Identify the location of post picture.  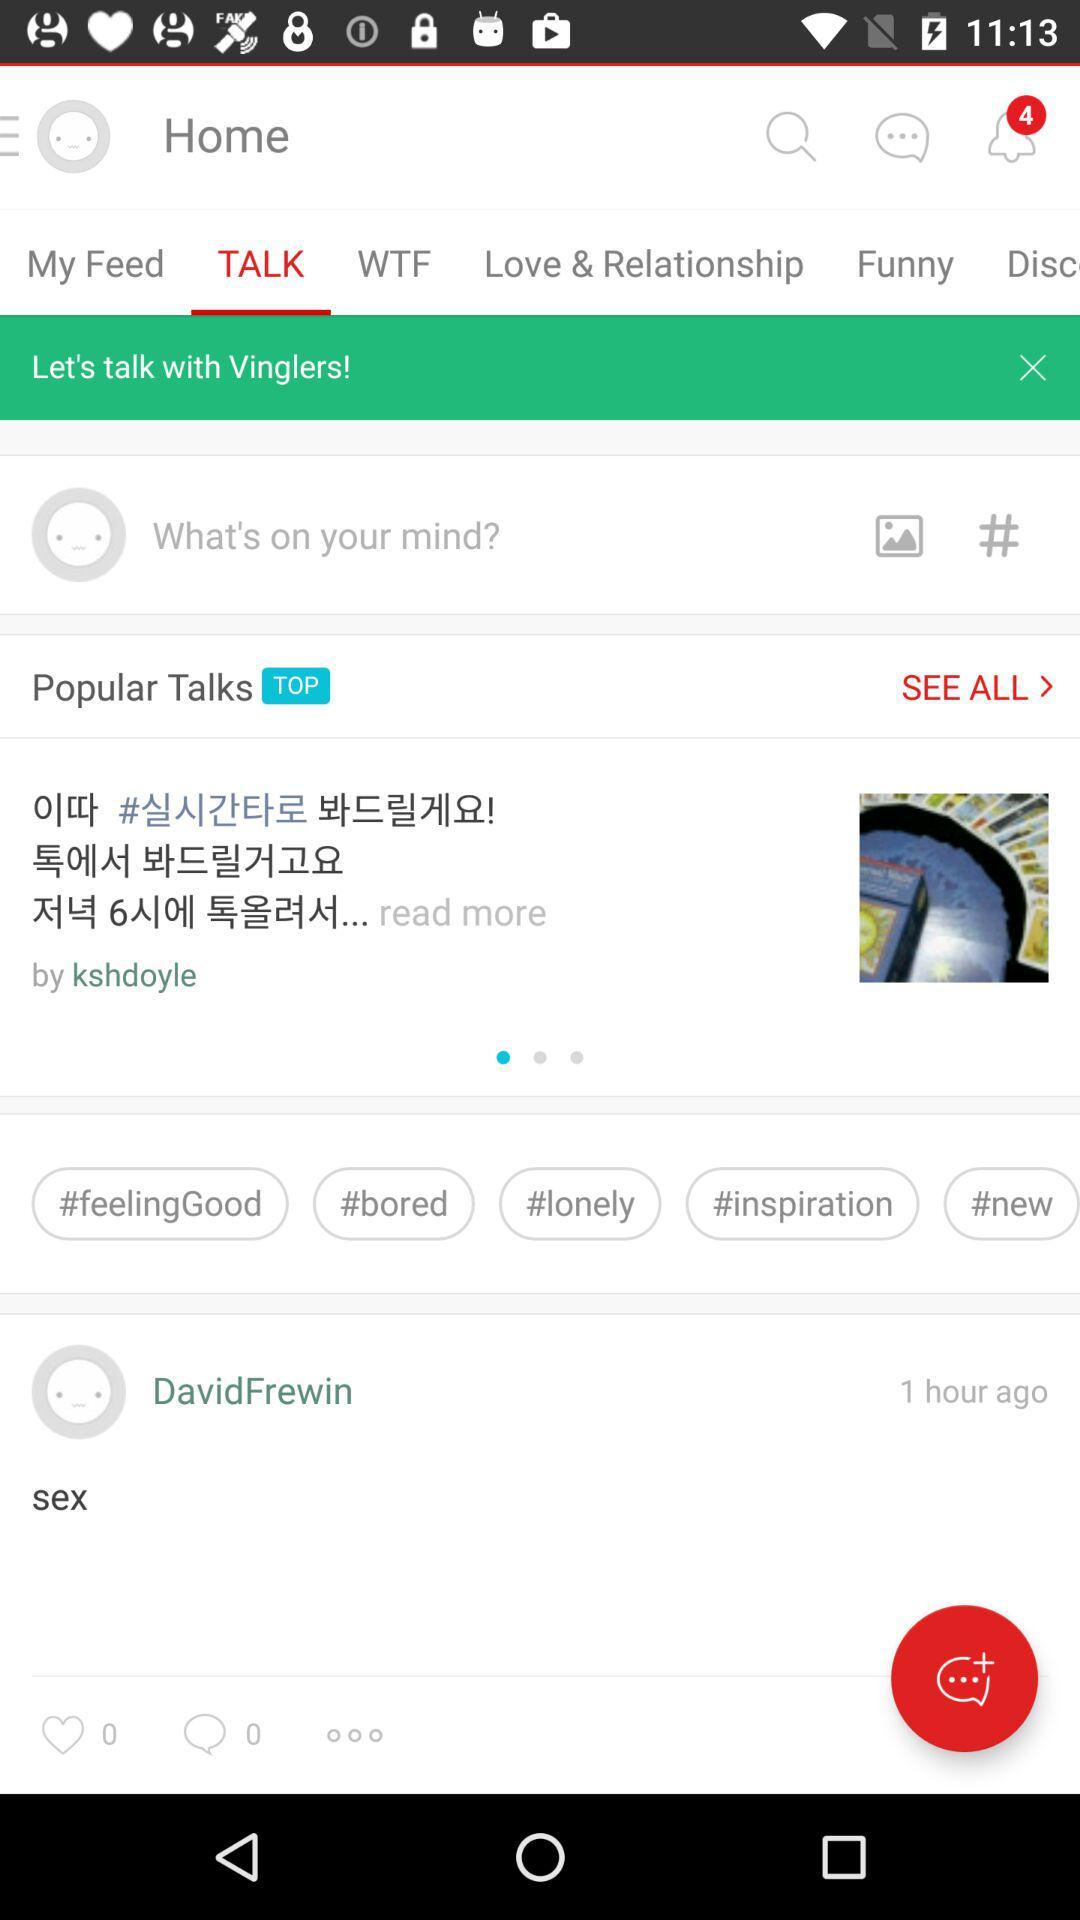
(897, 534).